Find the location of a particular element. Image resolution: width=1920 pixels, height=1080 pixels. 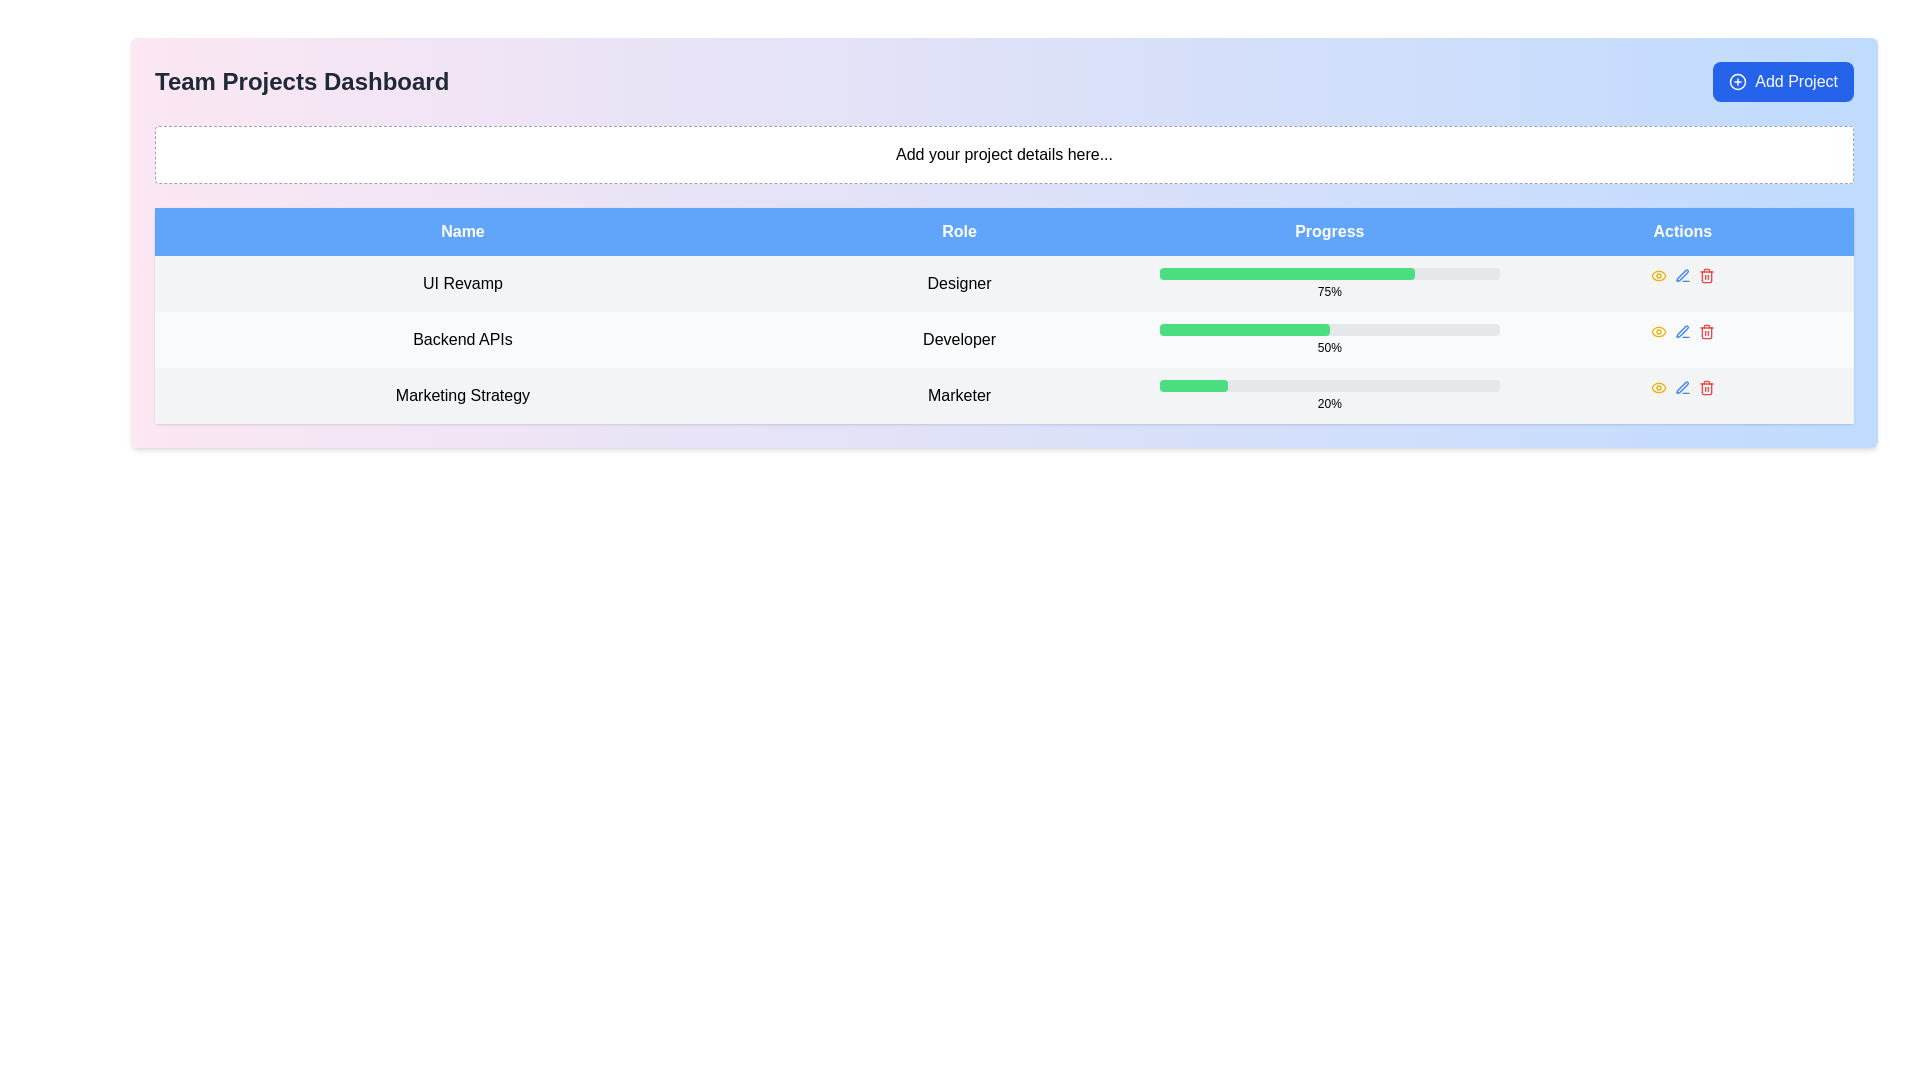

the Static Text Label displaying 'UI Revamp' located in the first column of the first data row under the 'Name' header is located at coordinates (461, 284).